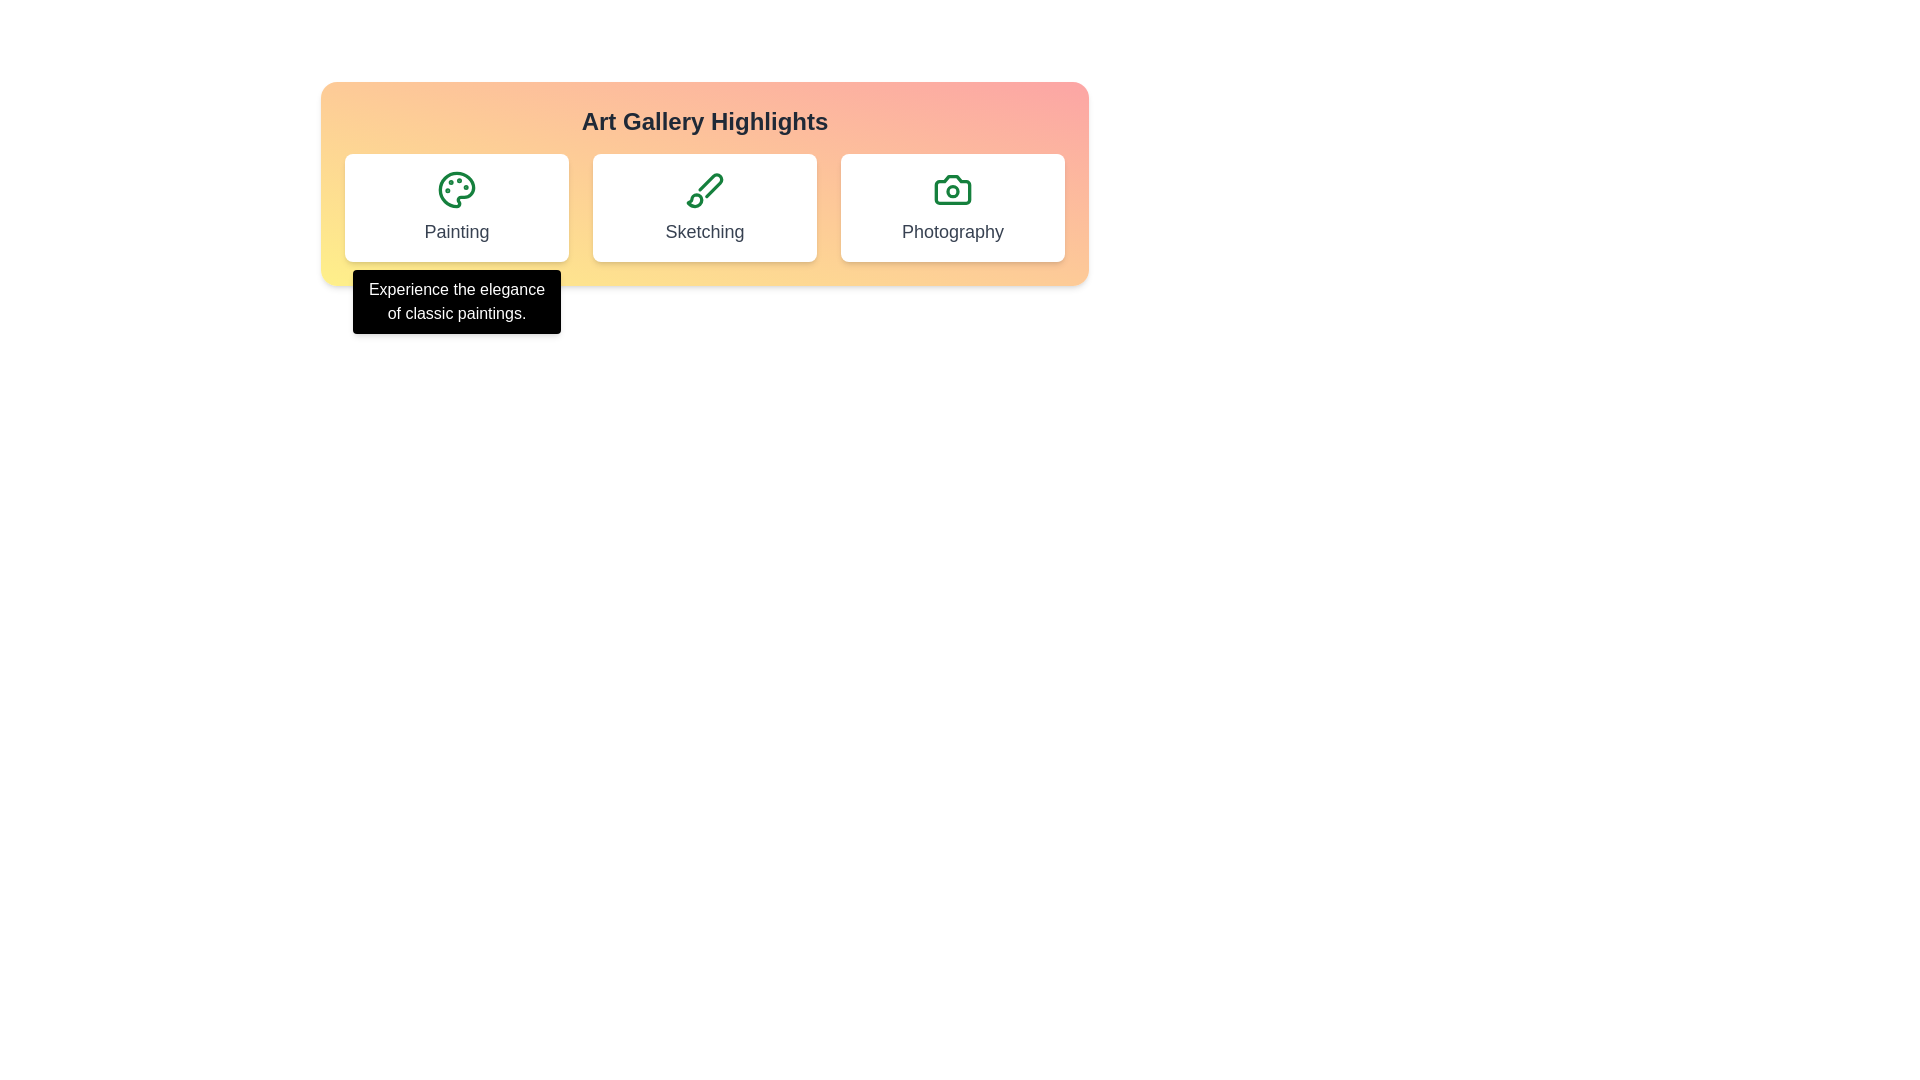 The image size is (1920, 1080). I want to click on the circular decorative SVG shape that represents the camera's lens within the camera icon, located on the far right of the 'Art Gallery Highlights' section, so click(952, 191).